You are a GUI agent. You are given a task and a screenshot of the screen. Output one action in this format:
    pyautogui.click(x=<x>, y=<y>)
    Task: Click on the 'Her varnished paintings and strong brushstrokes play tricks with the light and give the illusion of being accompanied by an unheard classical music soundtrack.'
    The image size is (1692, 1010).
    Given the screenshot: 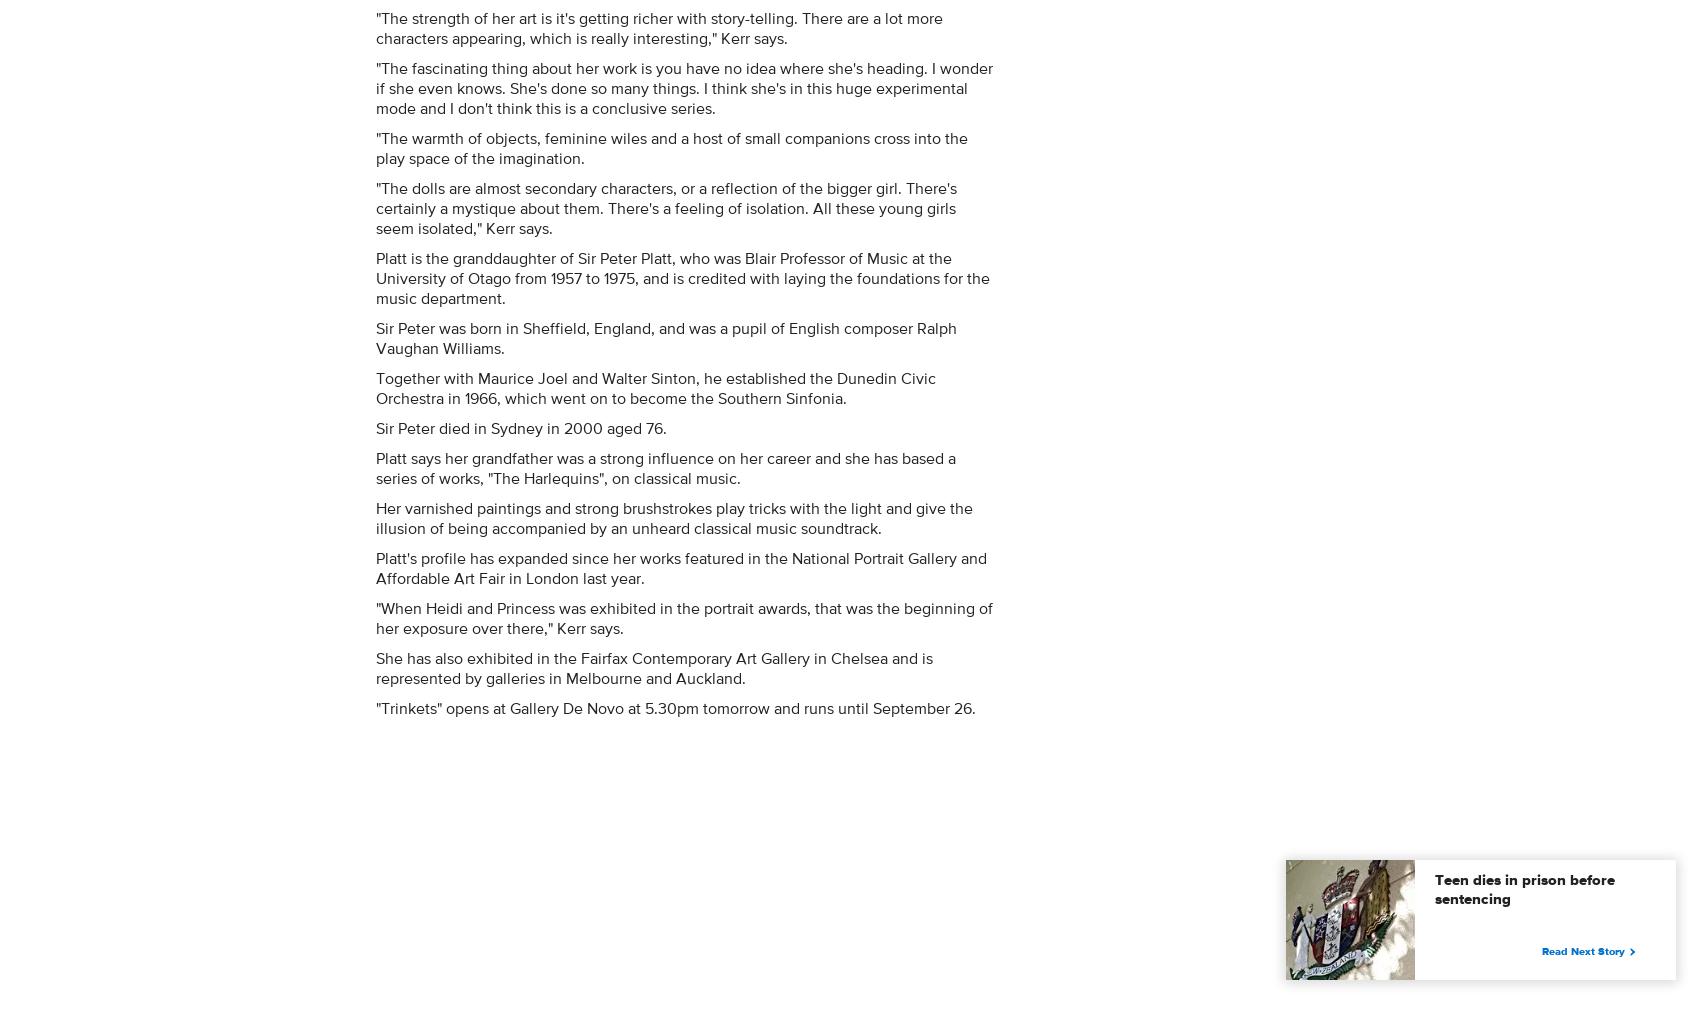 What is the action you would take?
    pyautogui.click(x=674, y=517)
    